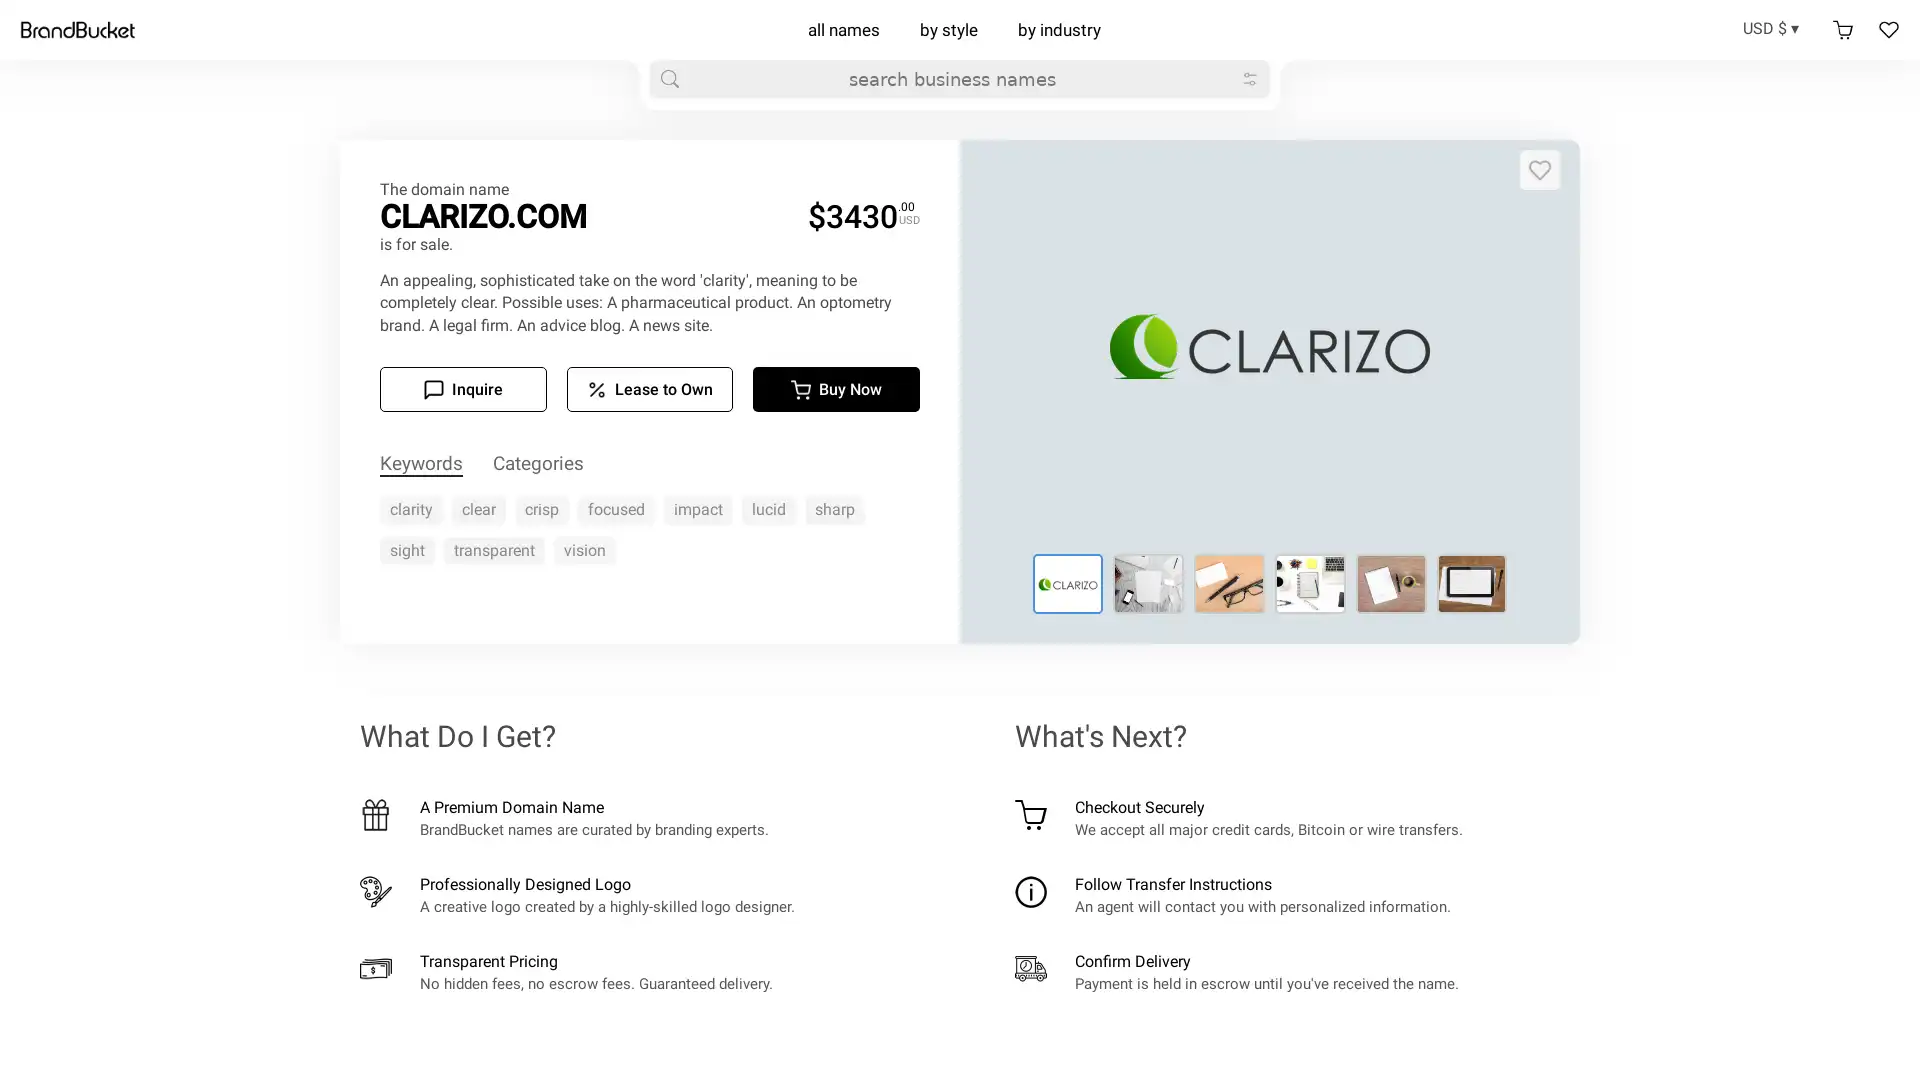 The image size is (1920, 1080). I want to click on Keywords, so click(420, 464).